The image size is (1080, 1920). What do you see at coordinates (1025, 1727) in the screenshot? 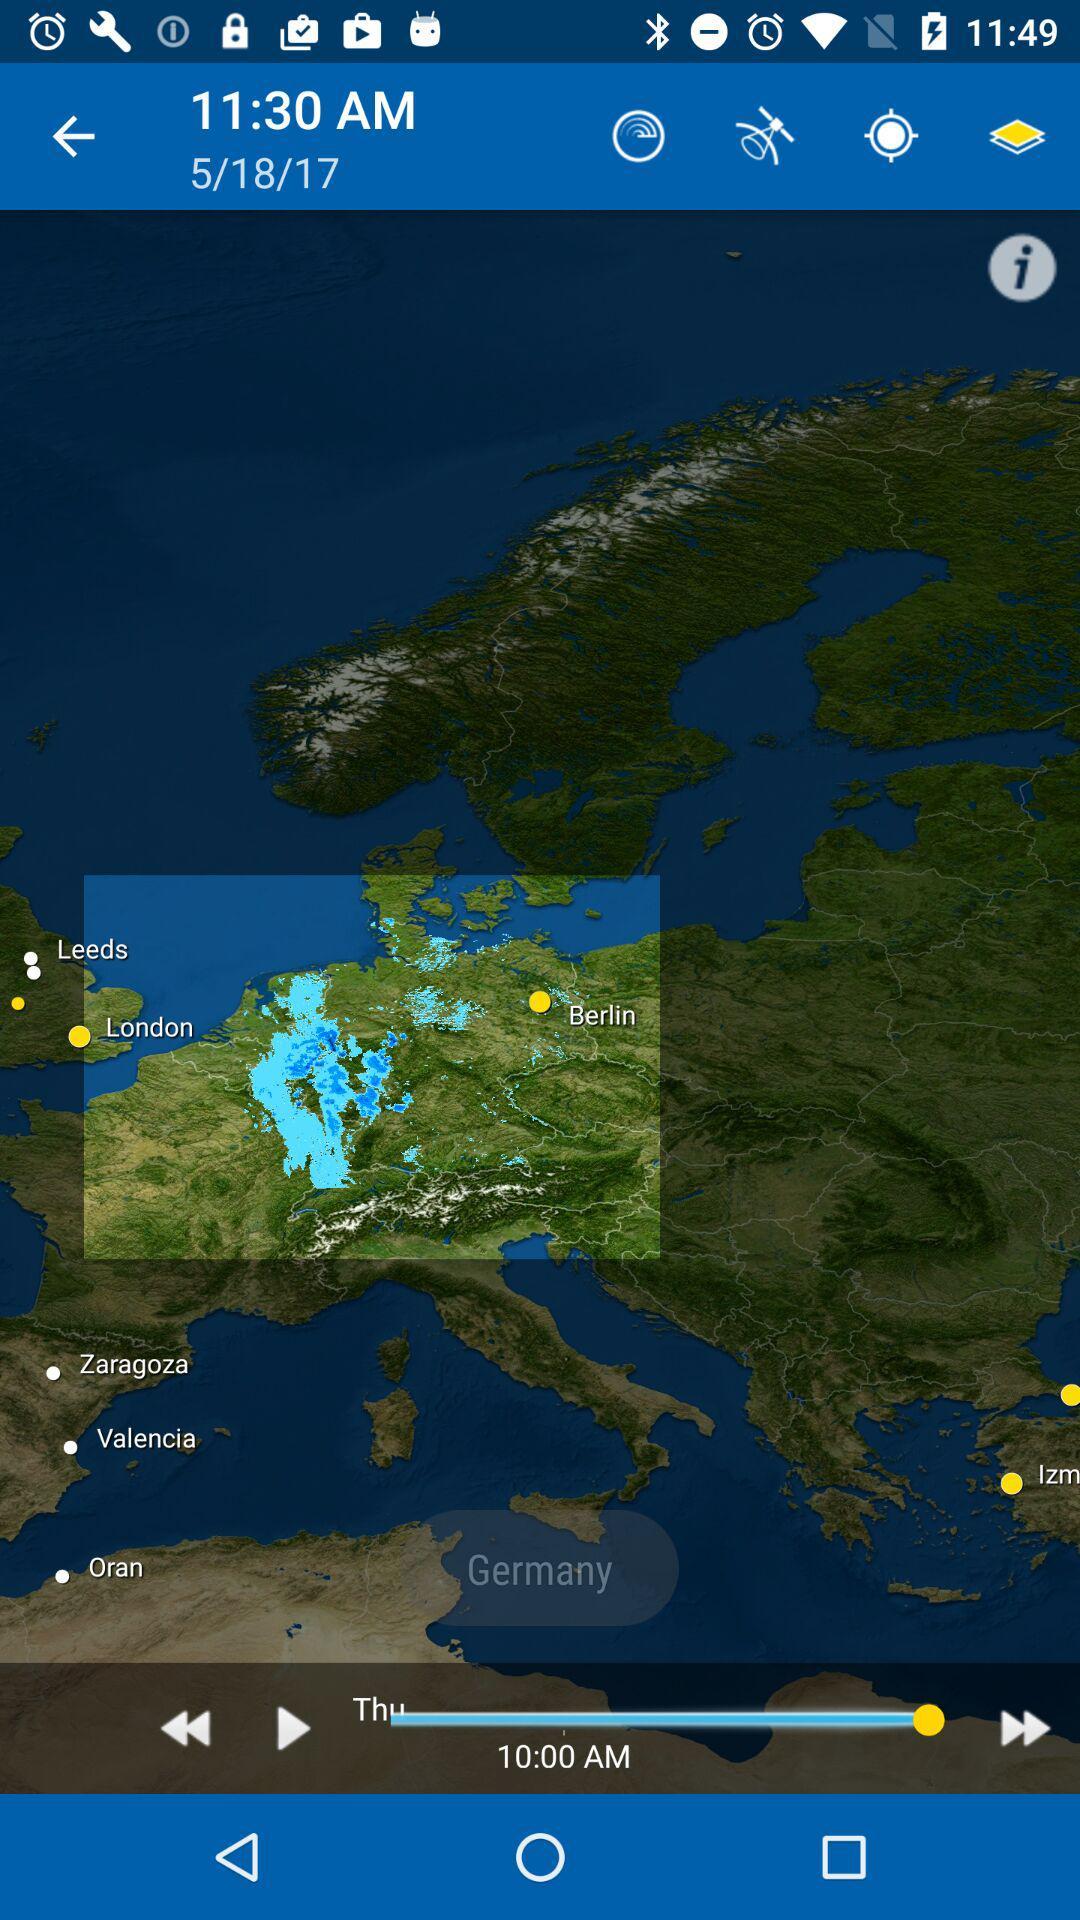
I see `the av_forward icon` at bounding box center [1025, 1727].